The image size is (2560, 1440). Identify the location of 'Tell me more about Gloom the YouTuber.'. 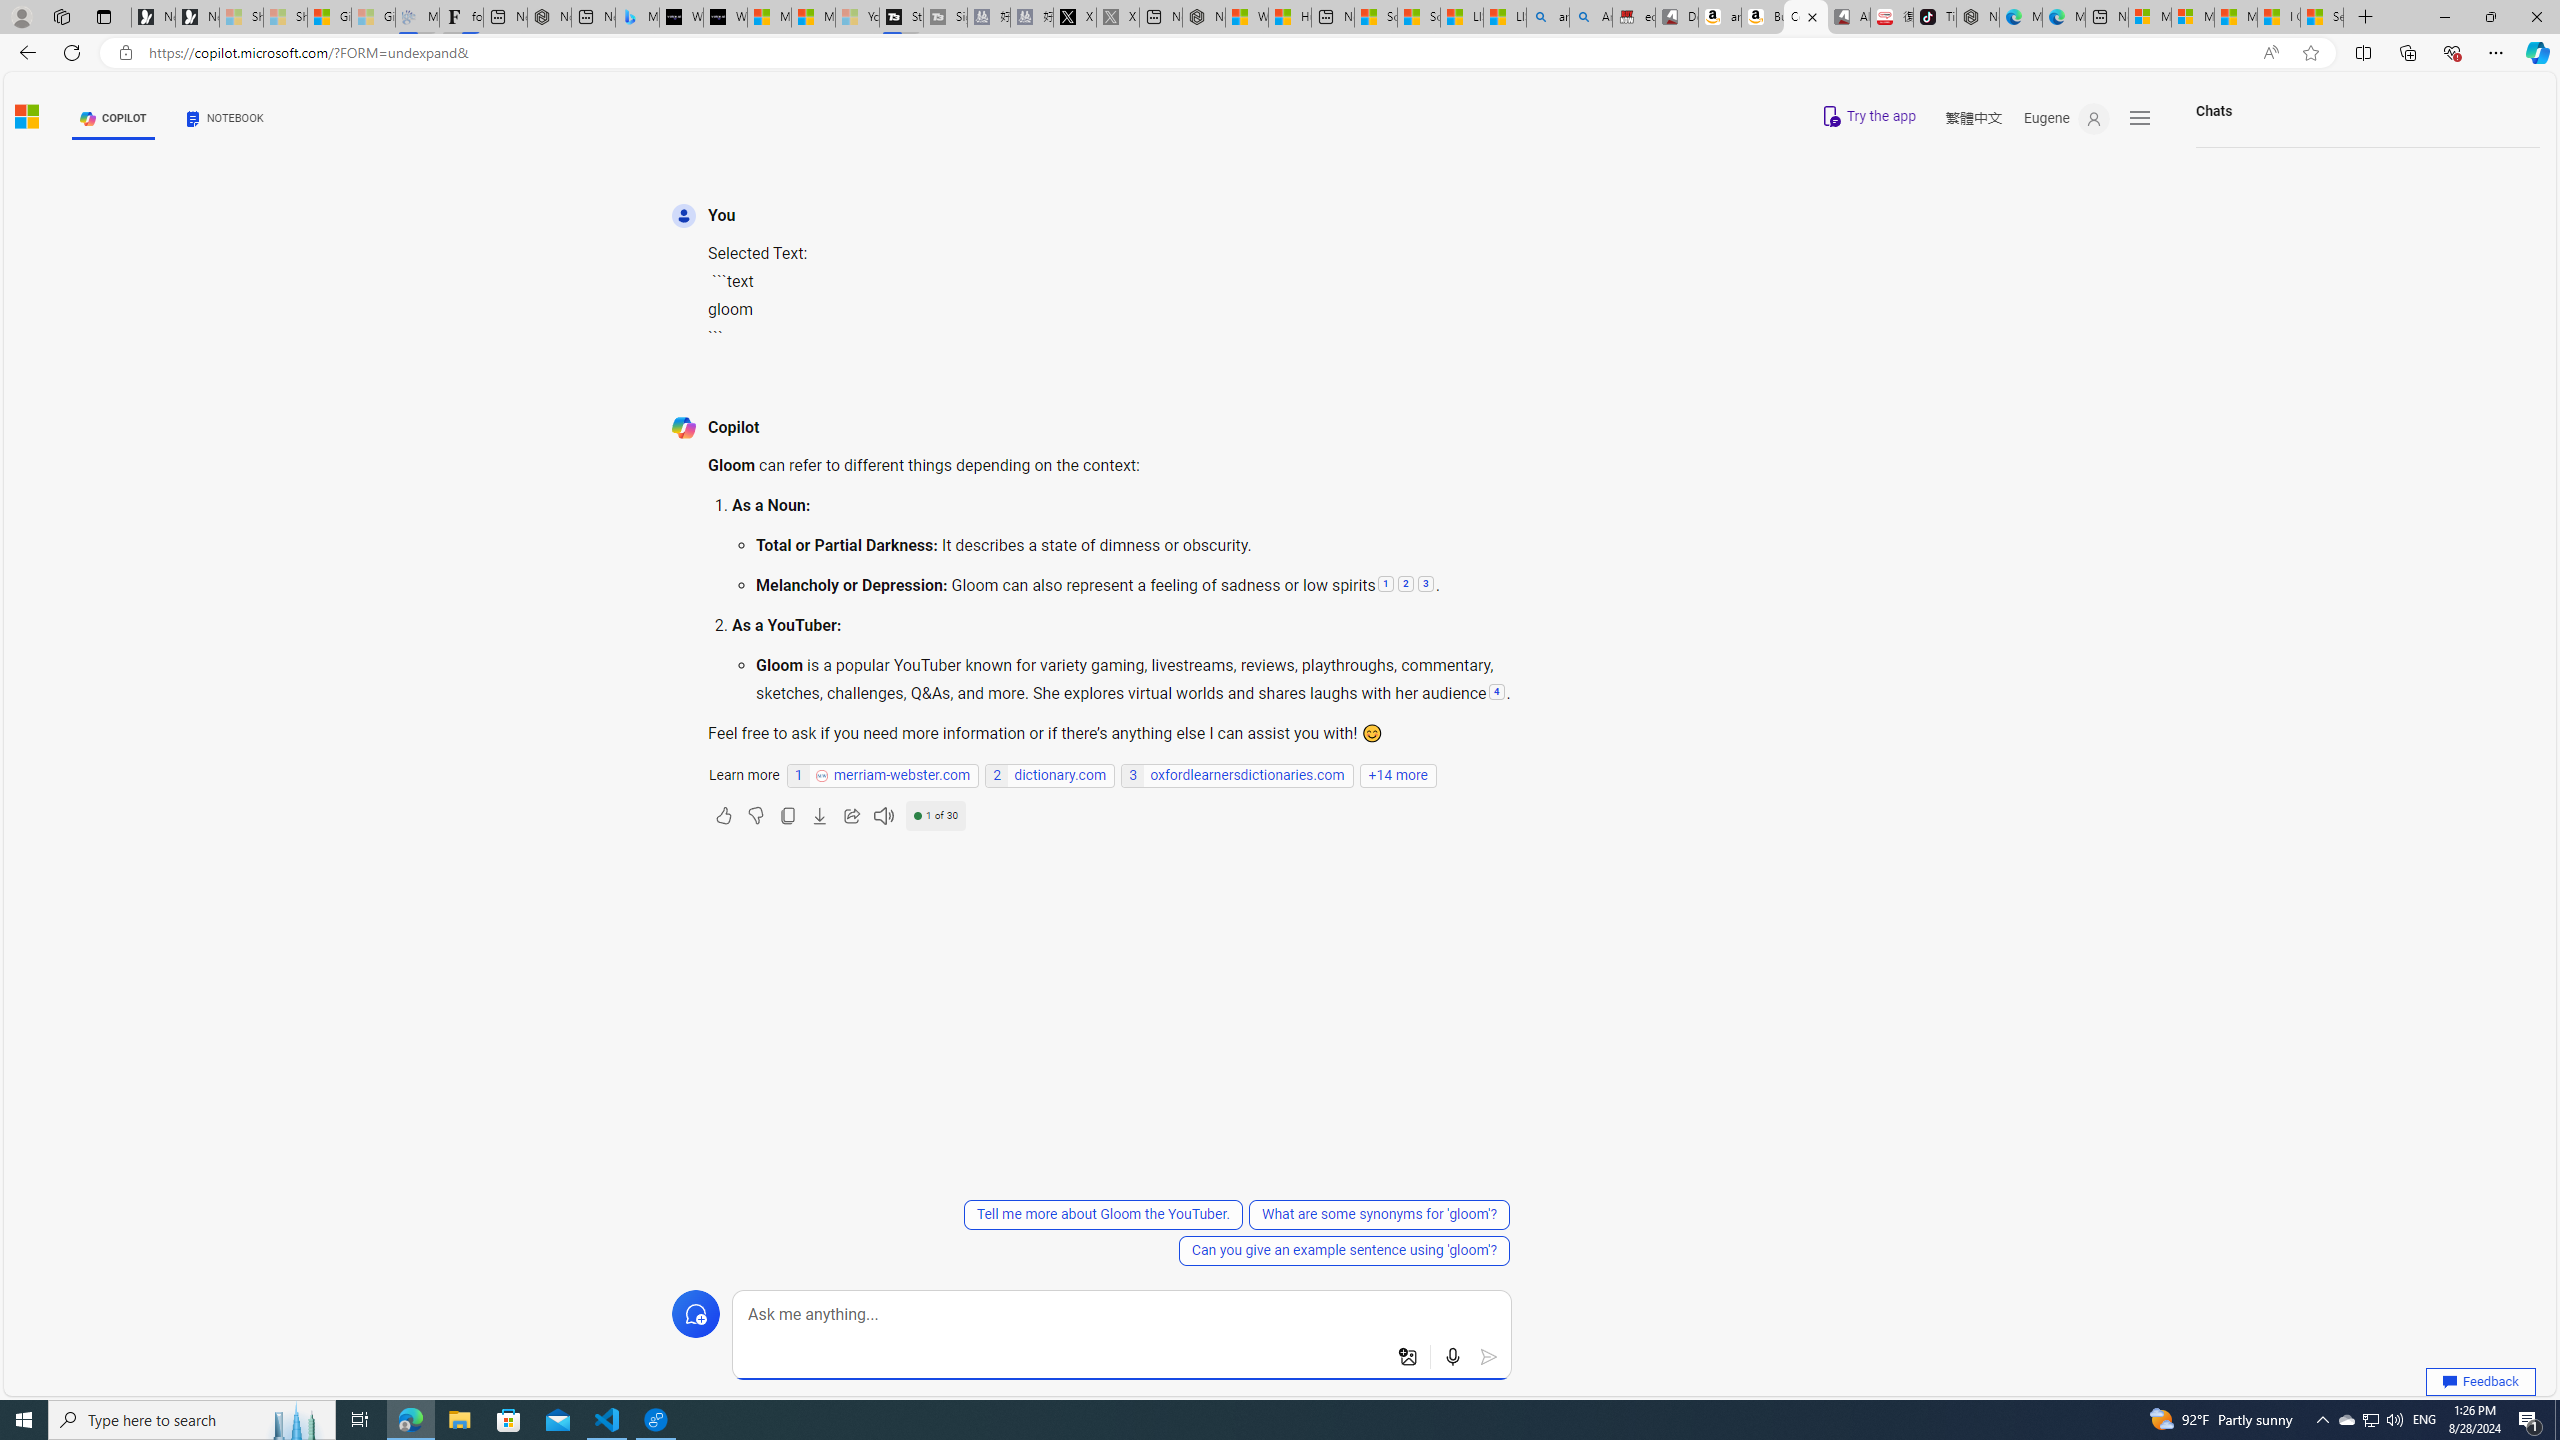
(1102, 1214).